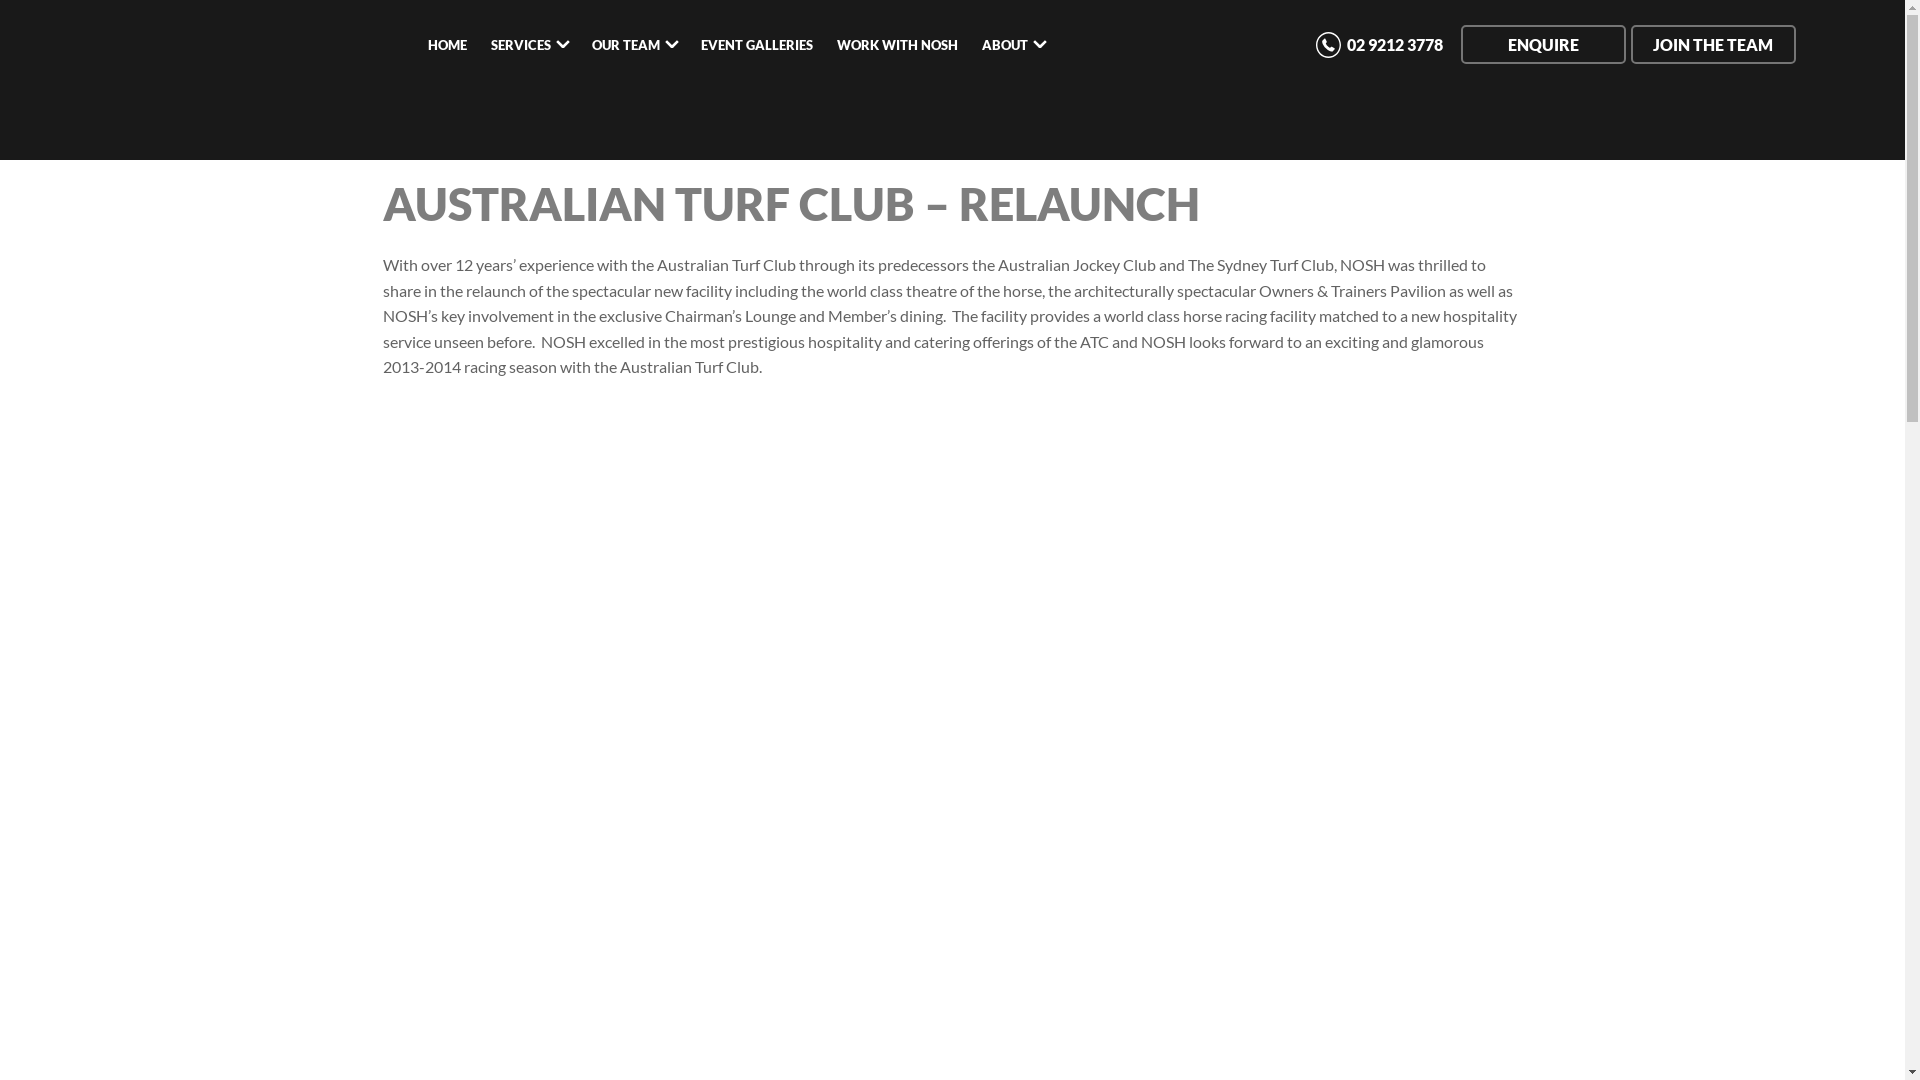 The height and width of the screenshot is (1080, 1920). What do you see at coordinates (896, 45) in the screenshot?
I see `'WORK WITH NOSH'` at bounding box center [896, 45].